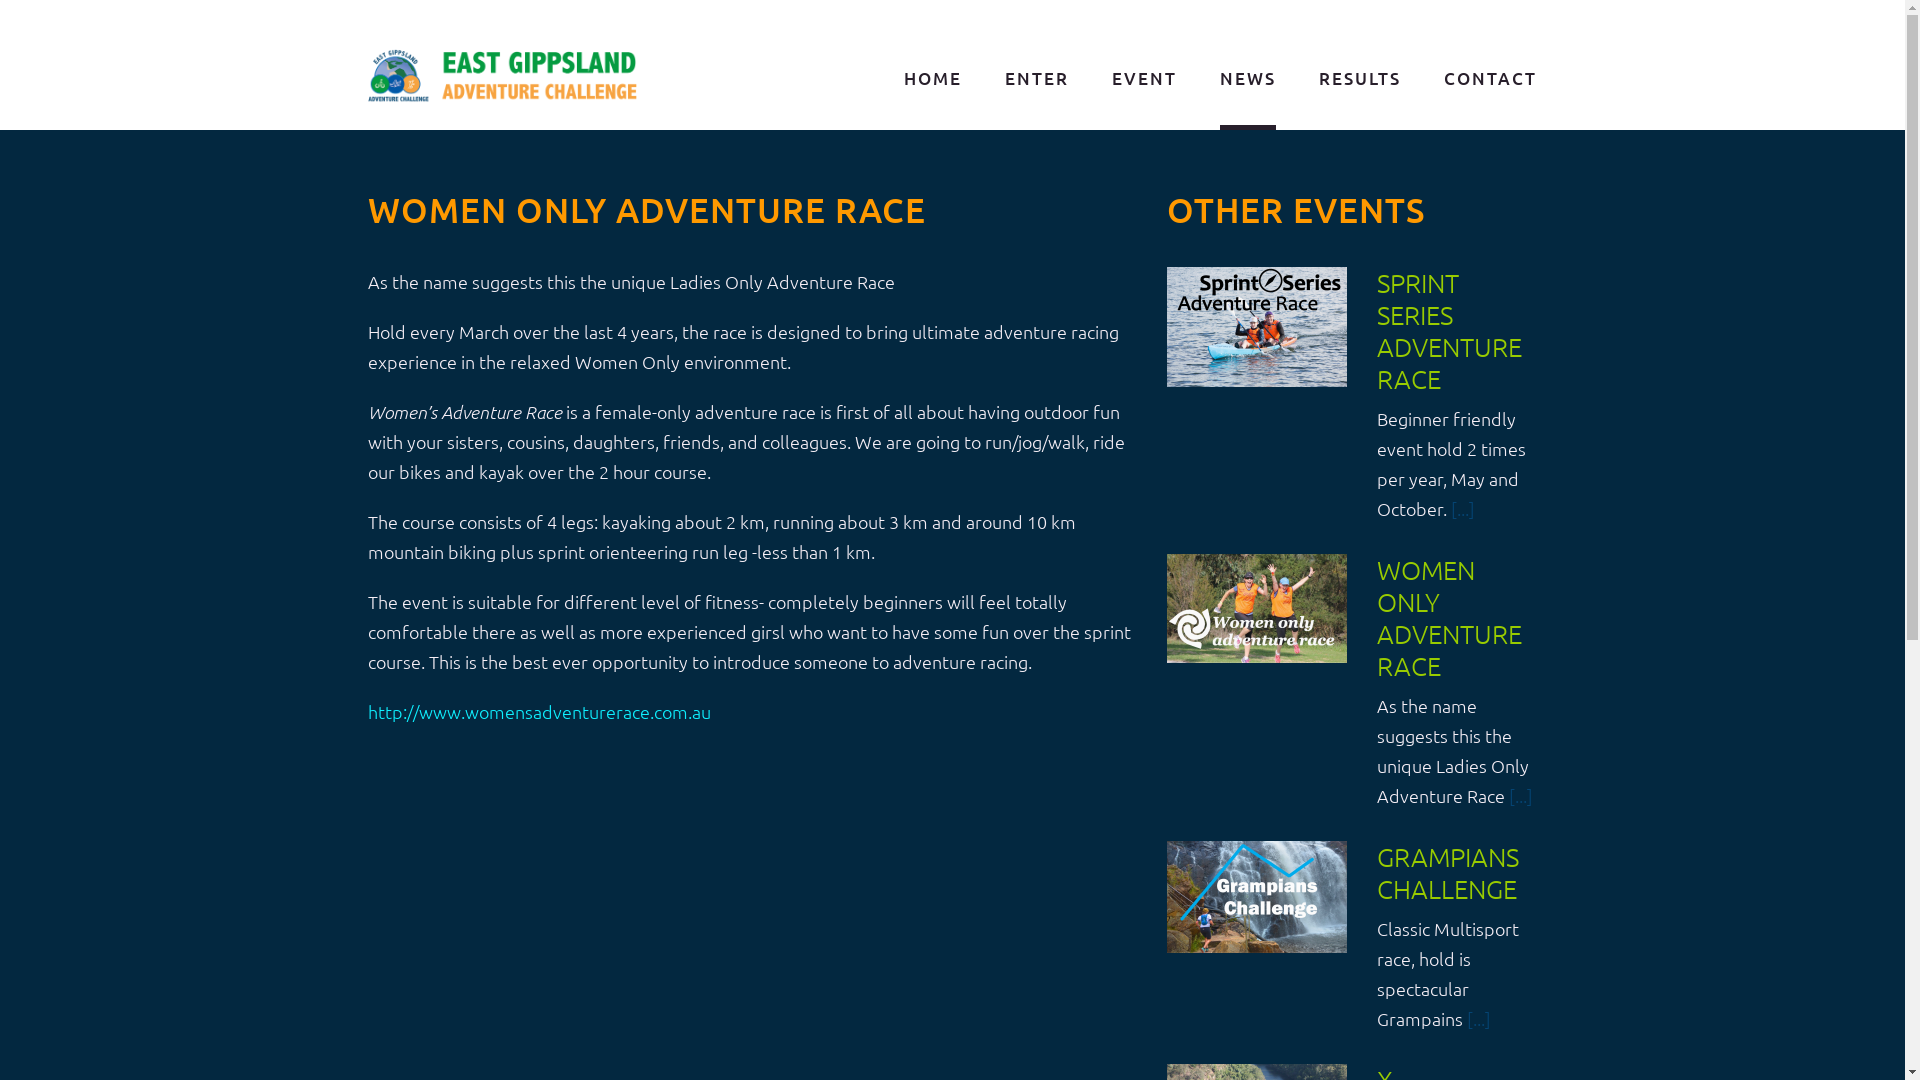 The width and height of the screenshot is (1920, 1080). I want to click on 'WOMEN ONLY ADVENTURE RACE', so click(1449, 616).